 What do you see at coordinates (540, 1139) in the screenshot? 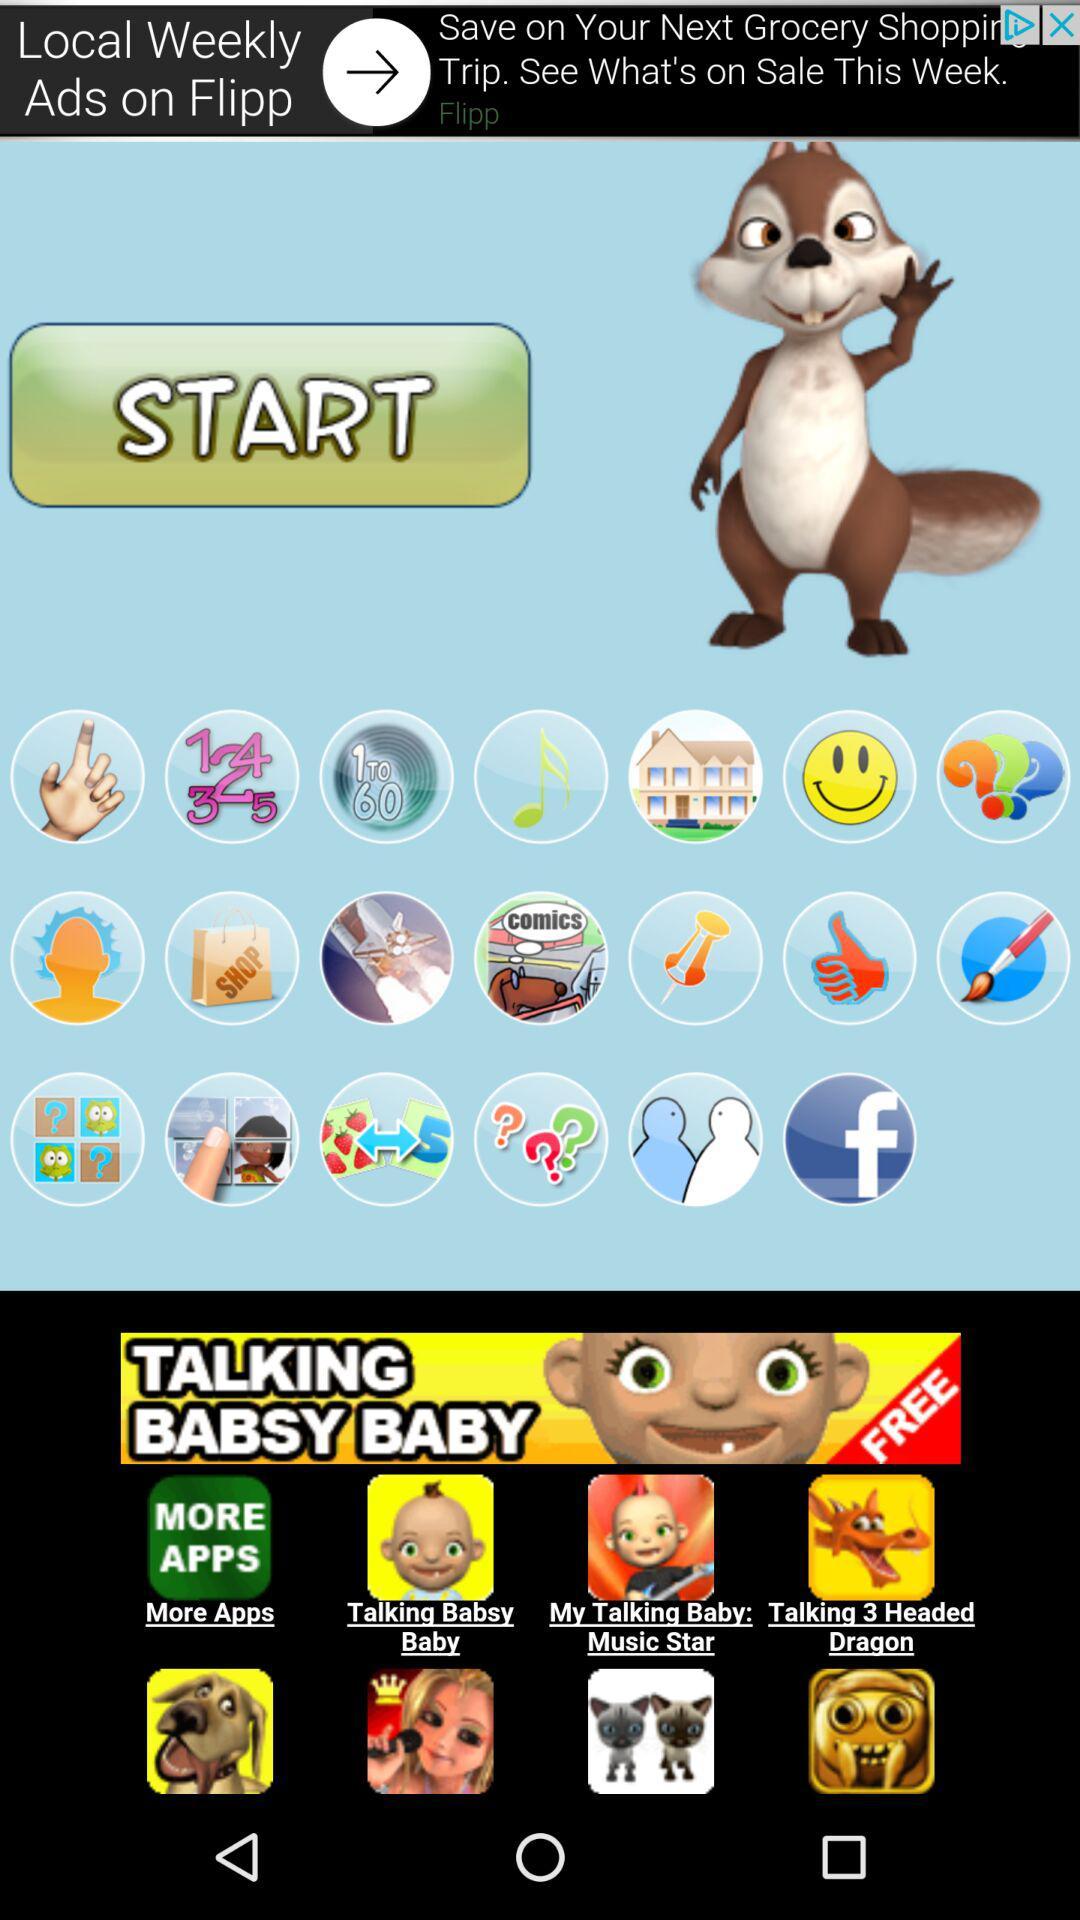
I see `the icon which looks like question marks in the bottom` at bounding box center [540, 1139].